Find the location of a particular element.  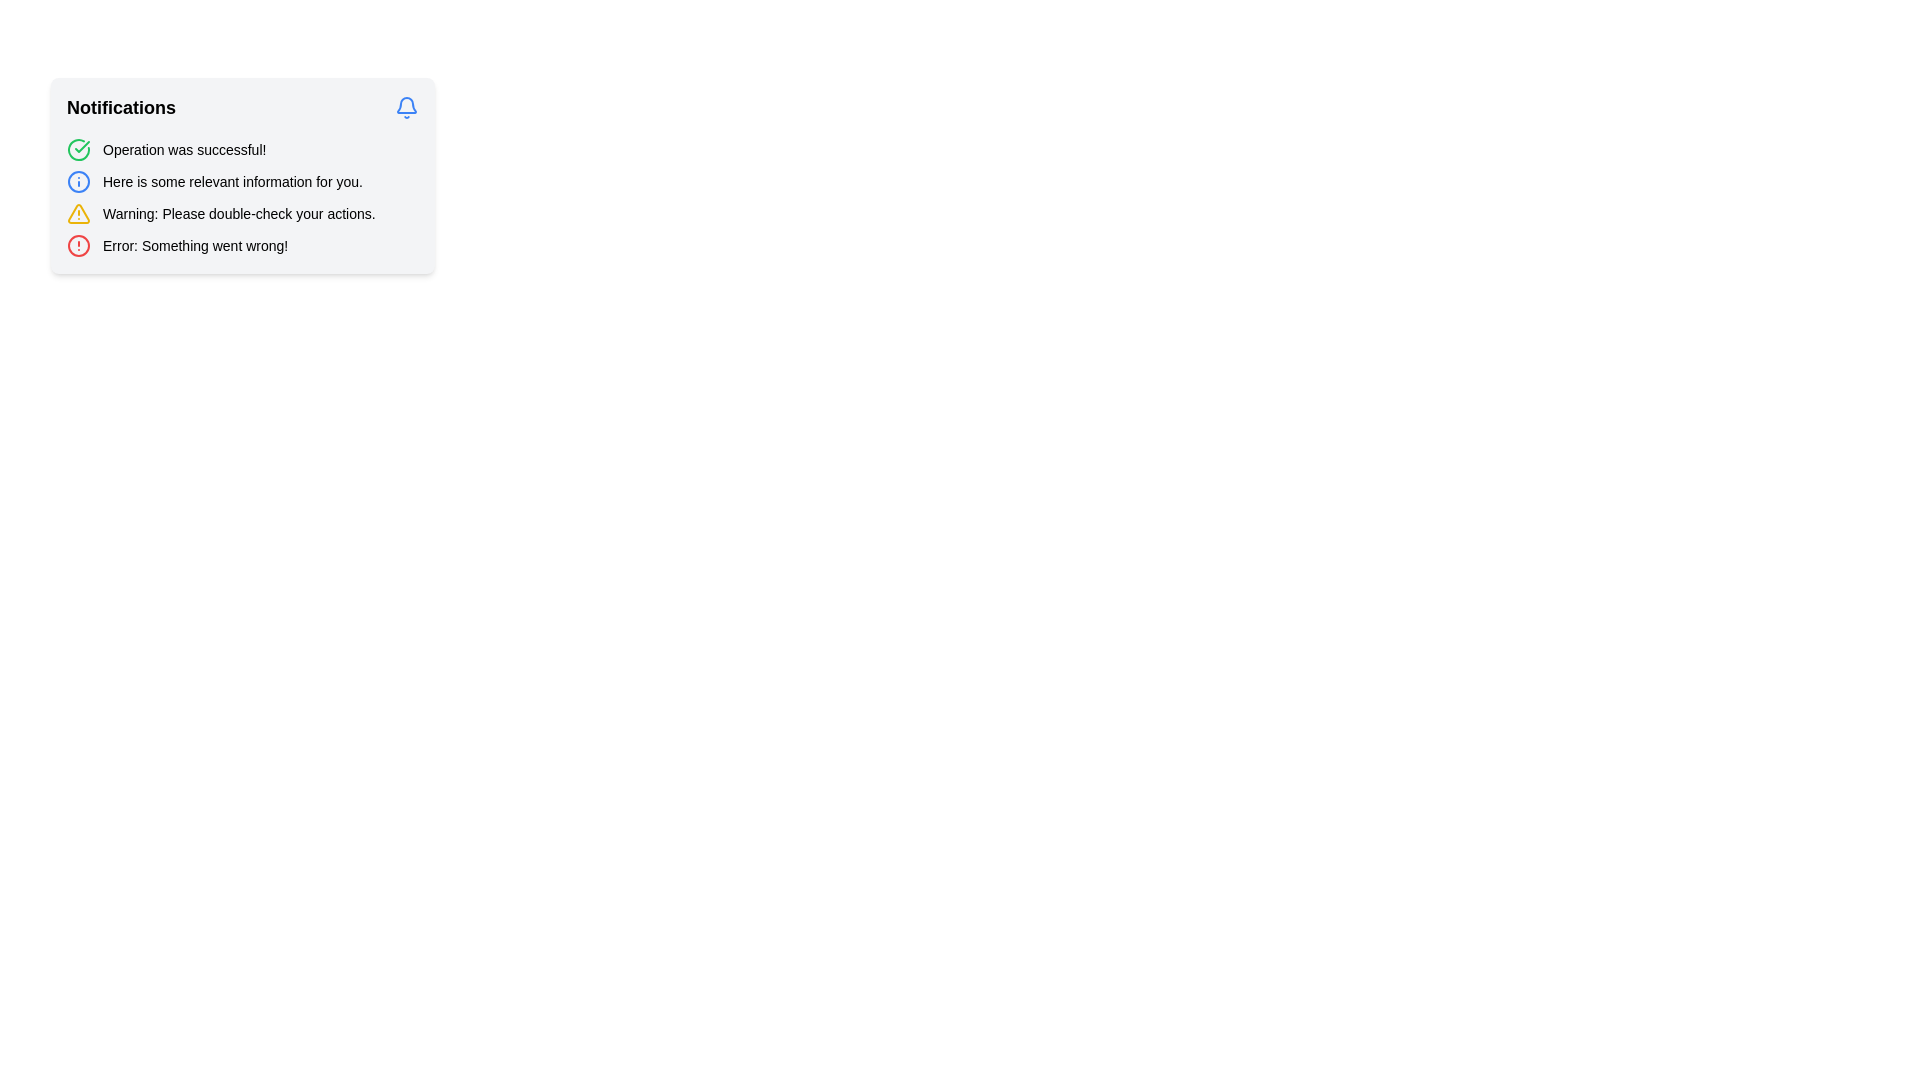

the Static Text element displaying the message 'Operation was successful!', which is aligned to the right of a green circular check icon within the notification panel is located at coordinates (184, 149).